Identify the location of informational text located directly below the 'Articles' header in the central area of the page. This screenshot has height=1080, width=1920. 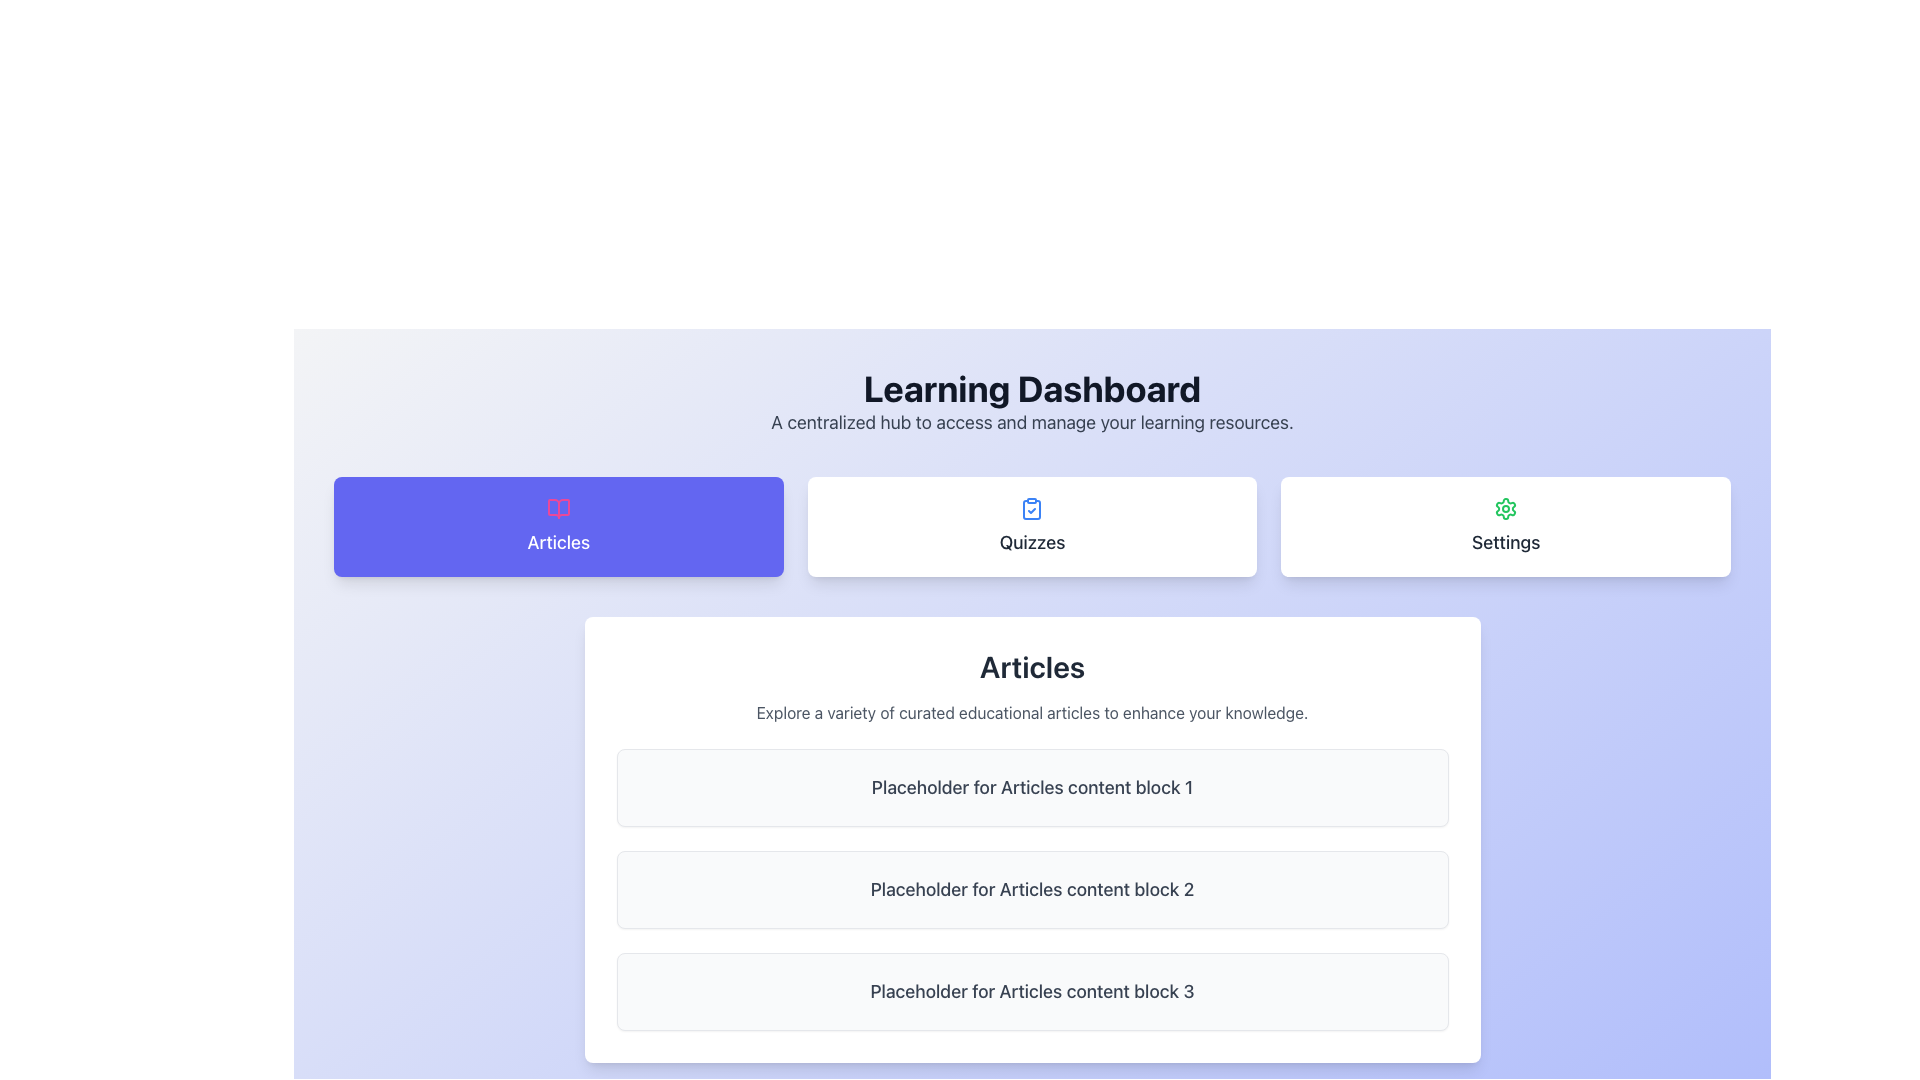
(1032, 712).